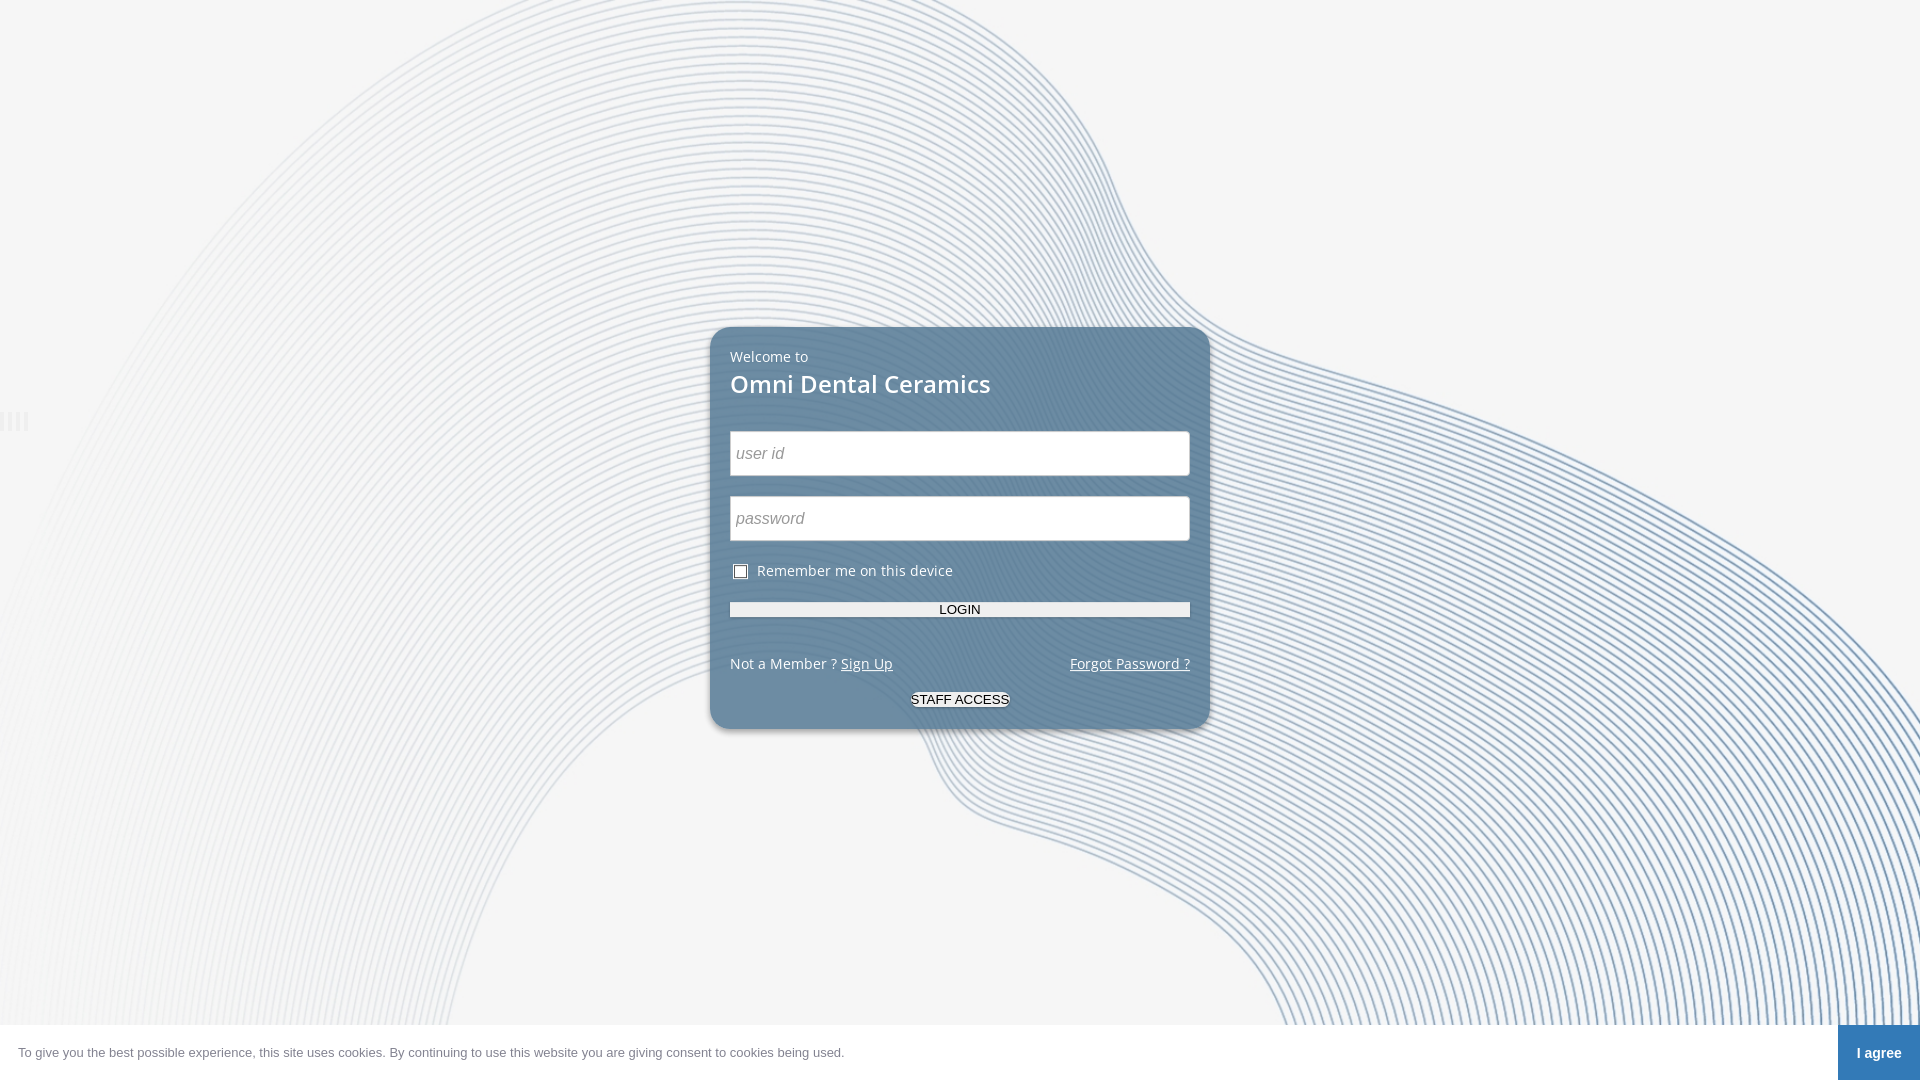 Image resolution: width=1920 pixels, height=1080 pixels. What do you see at coordinates (867, 663) in the screenshot?
I see `'Sign Up'` at bounding box center [867, 663].